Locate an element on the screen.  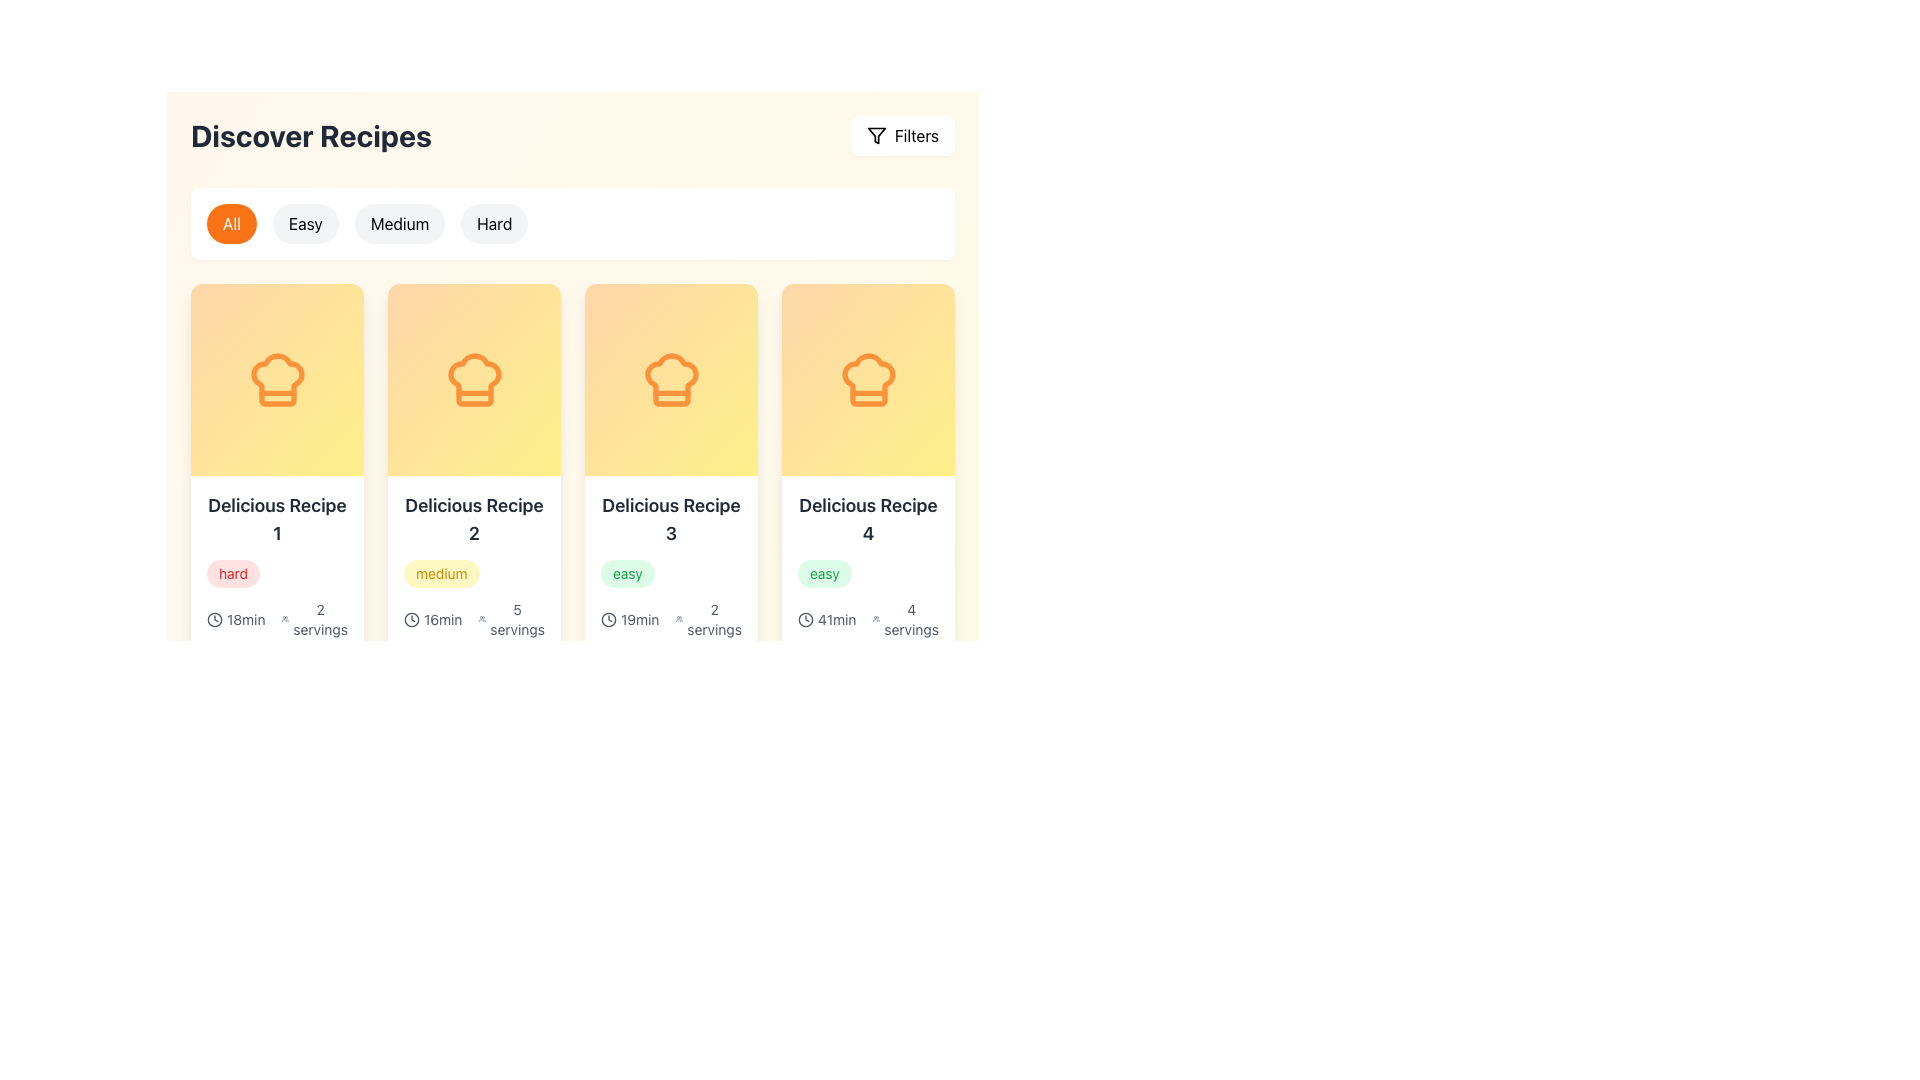
the SVG circle that serves as the outer boundary of the clock symbol, located centrally within the clock graphic in the bottom left corner of the fourth recipe card is located at coordinates (608, 619).